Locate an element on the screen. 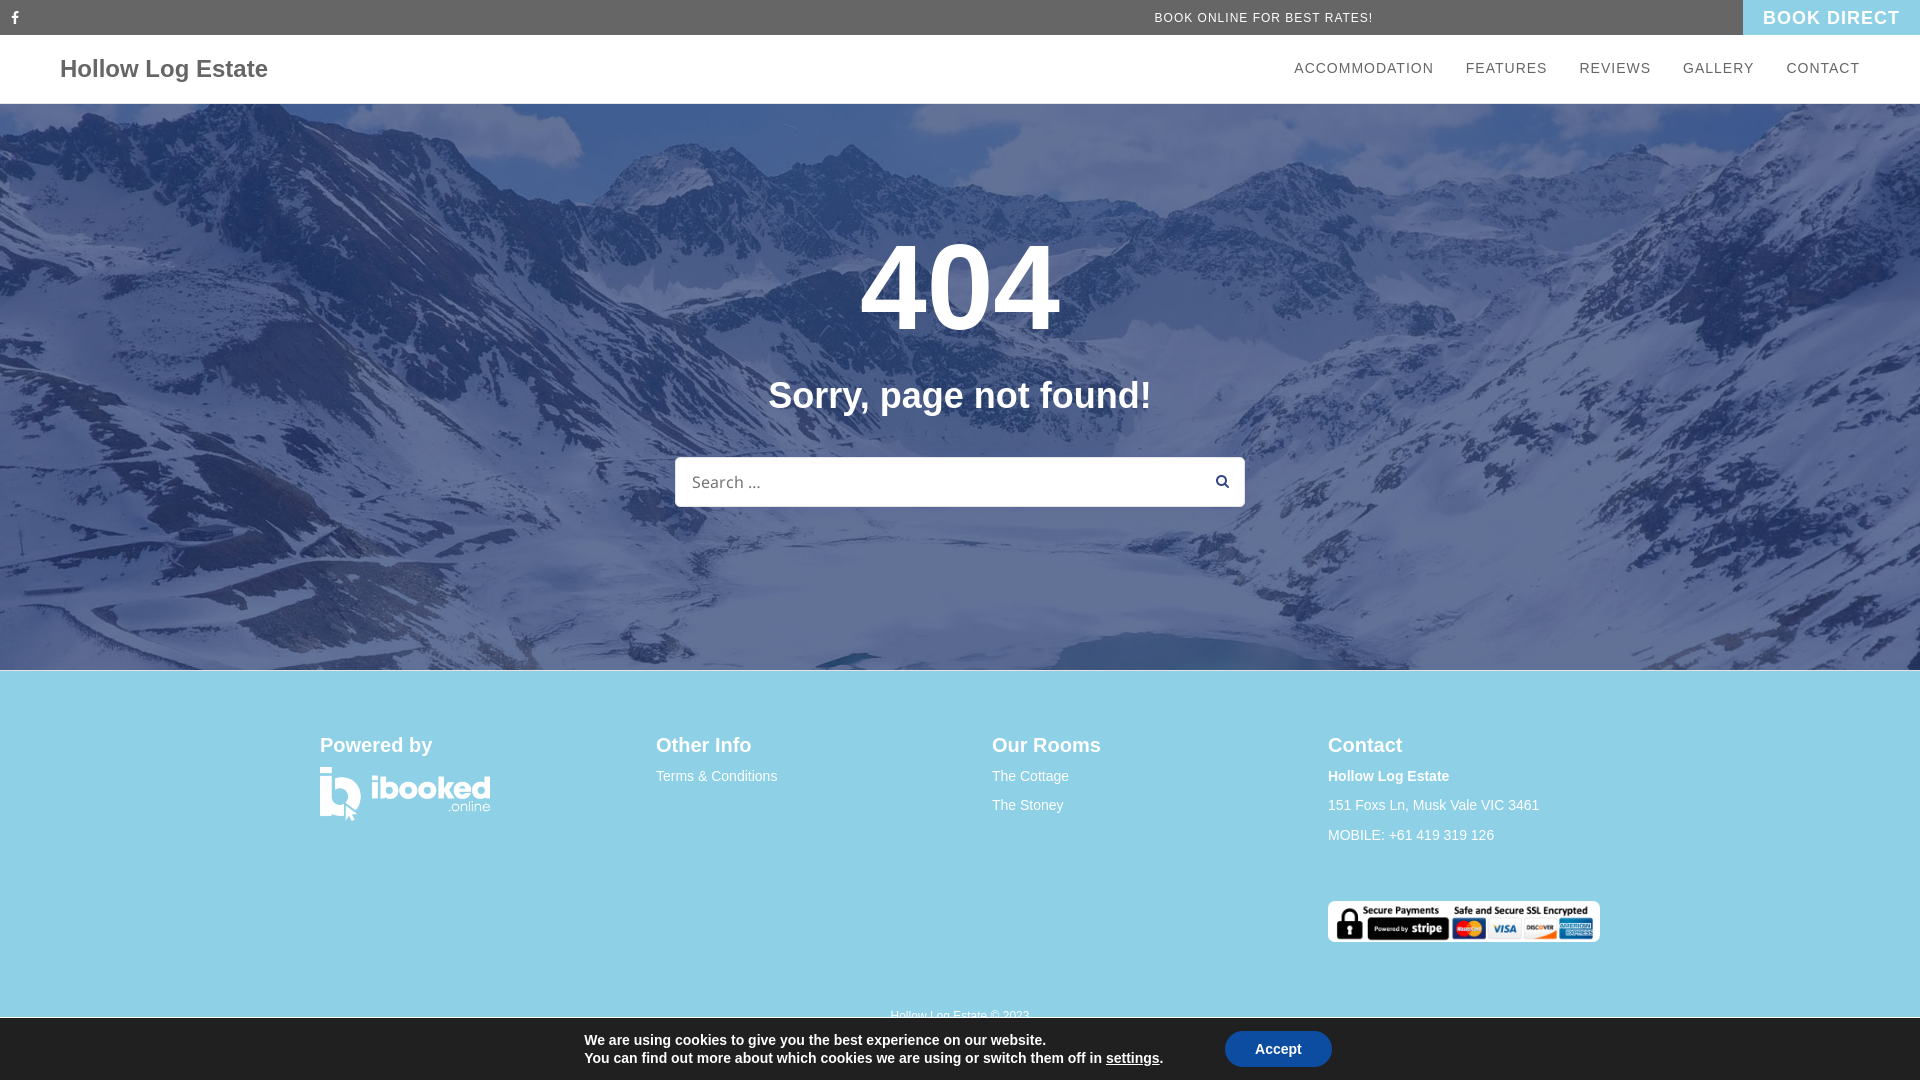 This screenshot has width=1920, height=1080. 'ACCOMMODATION' is located at coordinates (1371, 68).